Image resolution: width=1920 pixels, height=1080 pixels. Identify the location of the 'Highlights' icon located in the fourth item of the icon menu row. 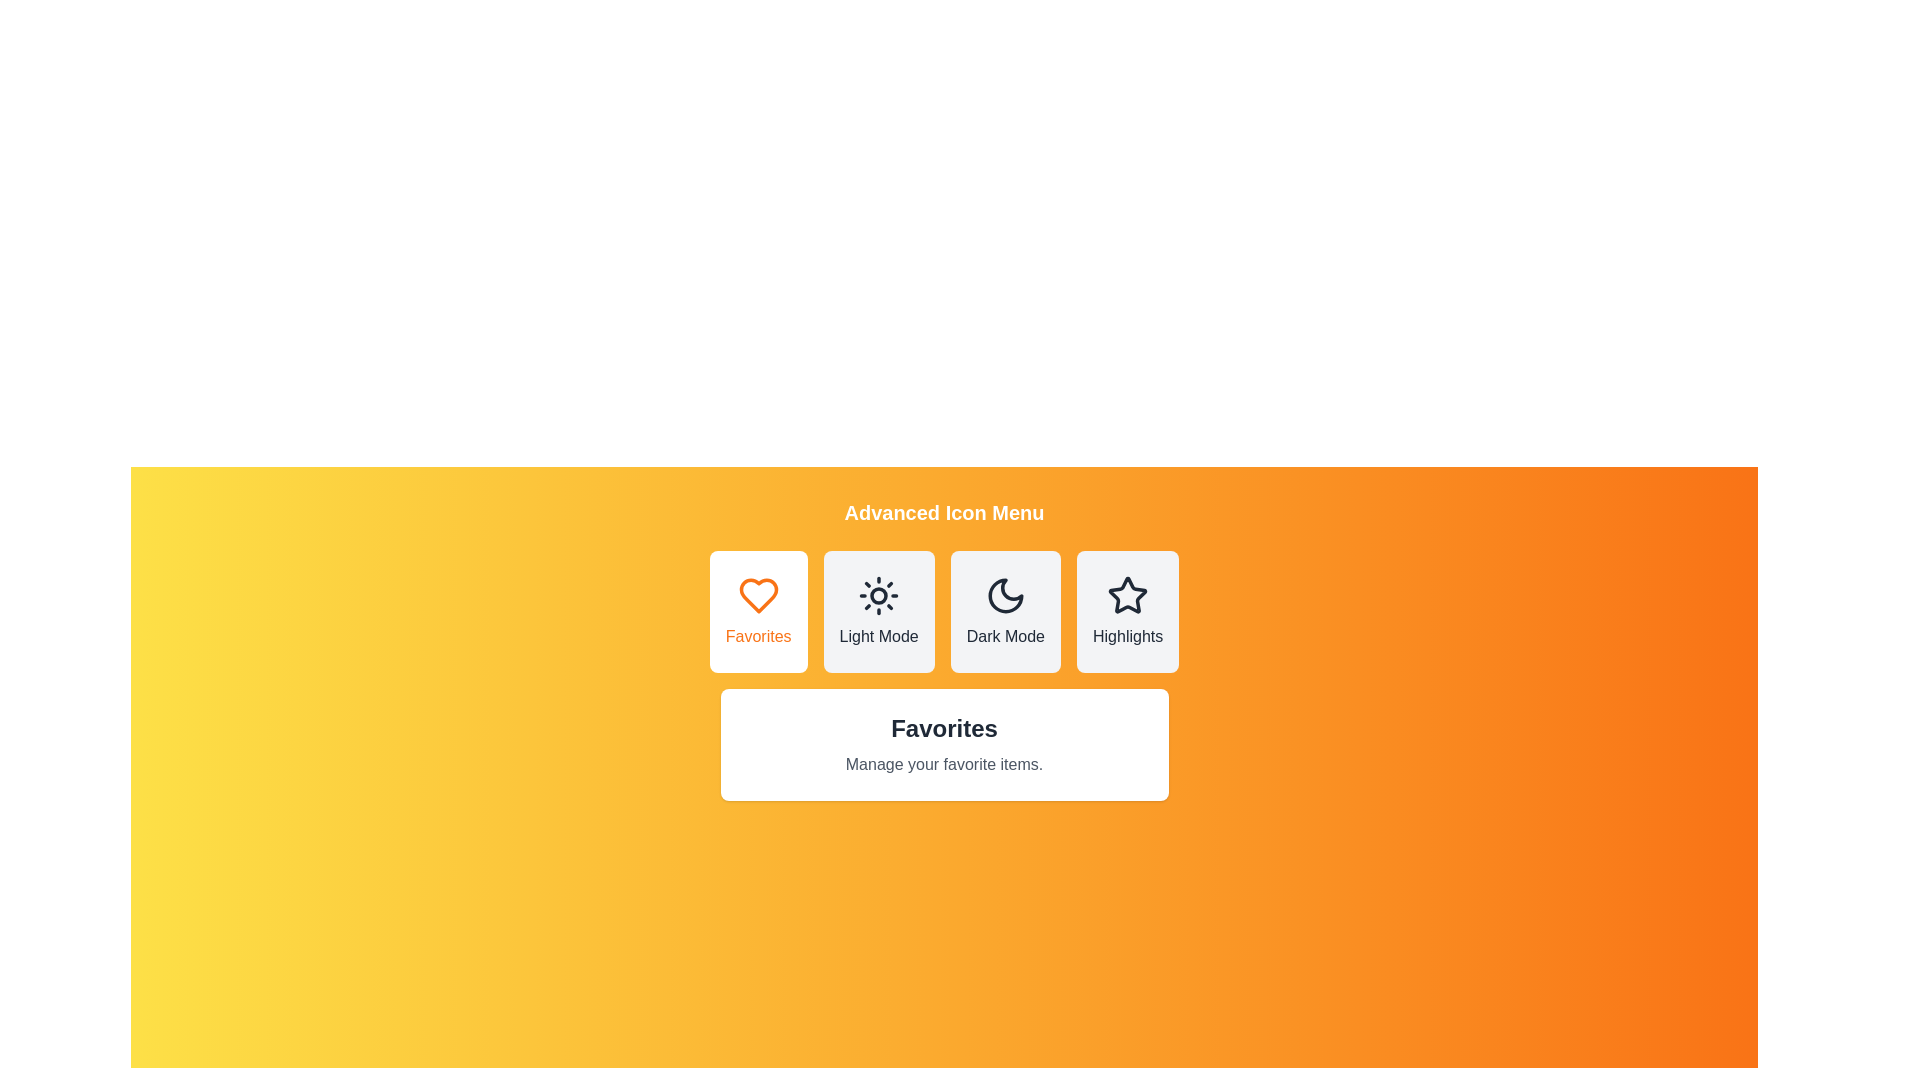
(1128, 595).